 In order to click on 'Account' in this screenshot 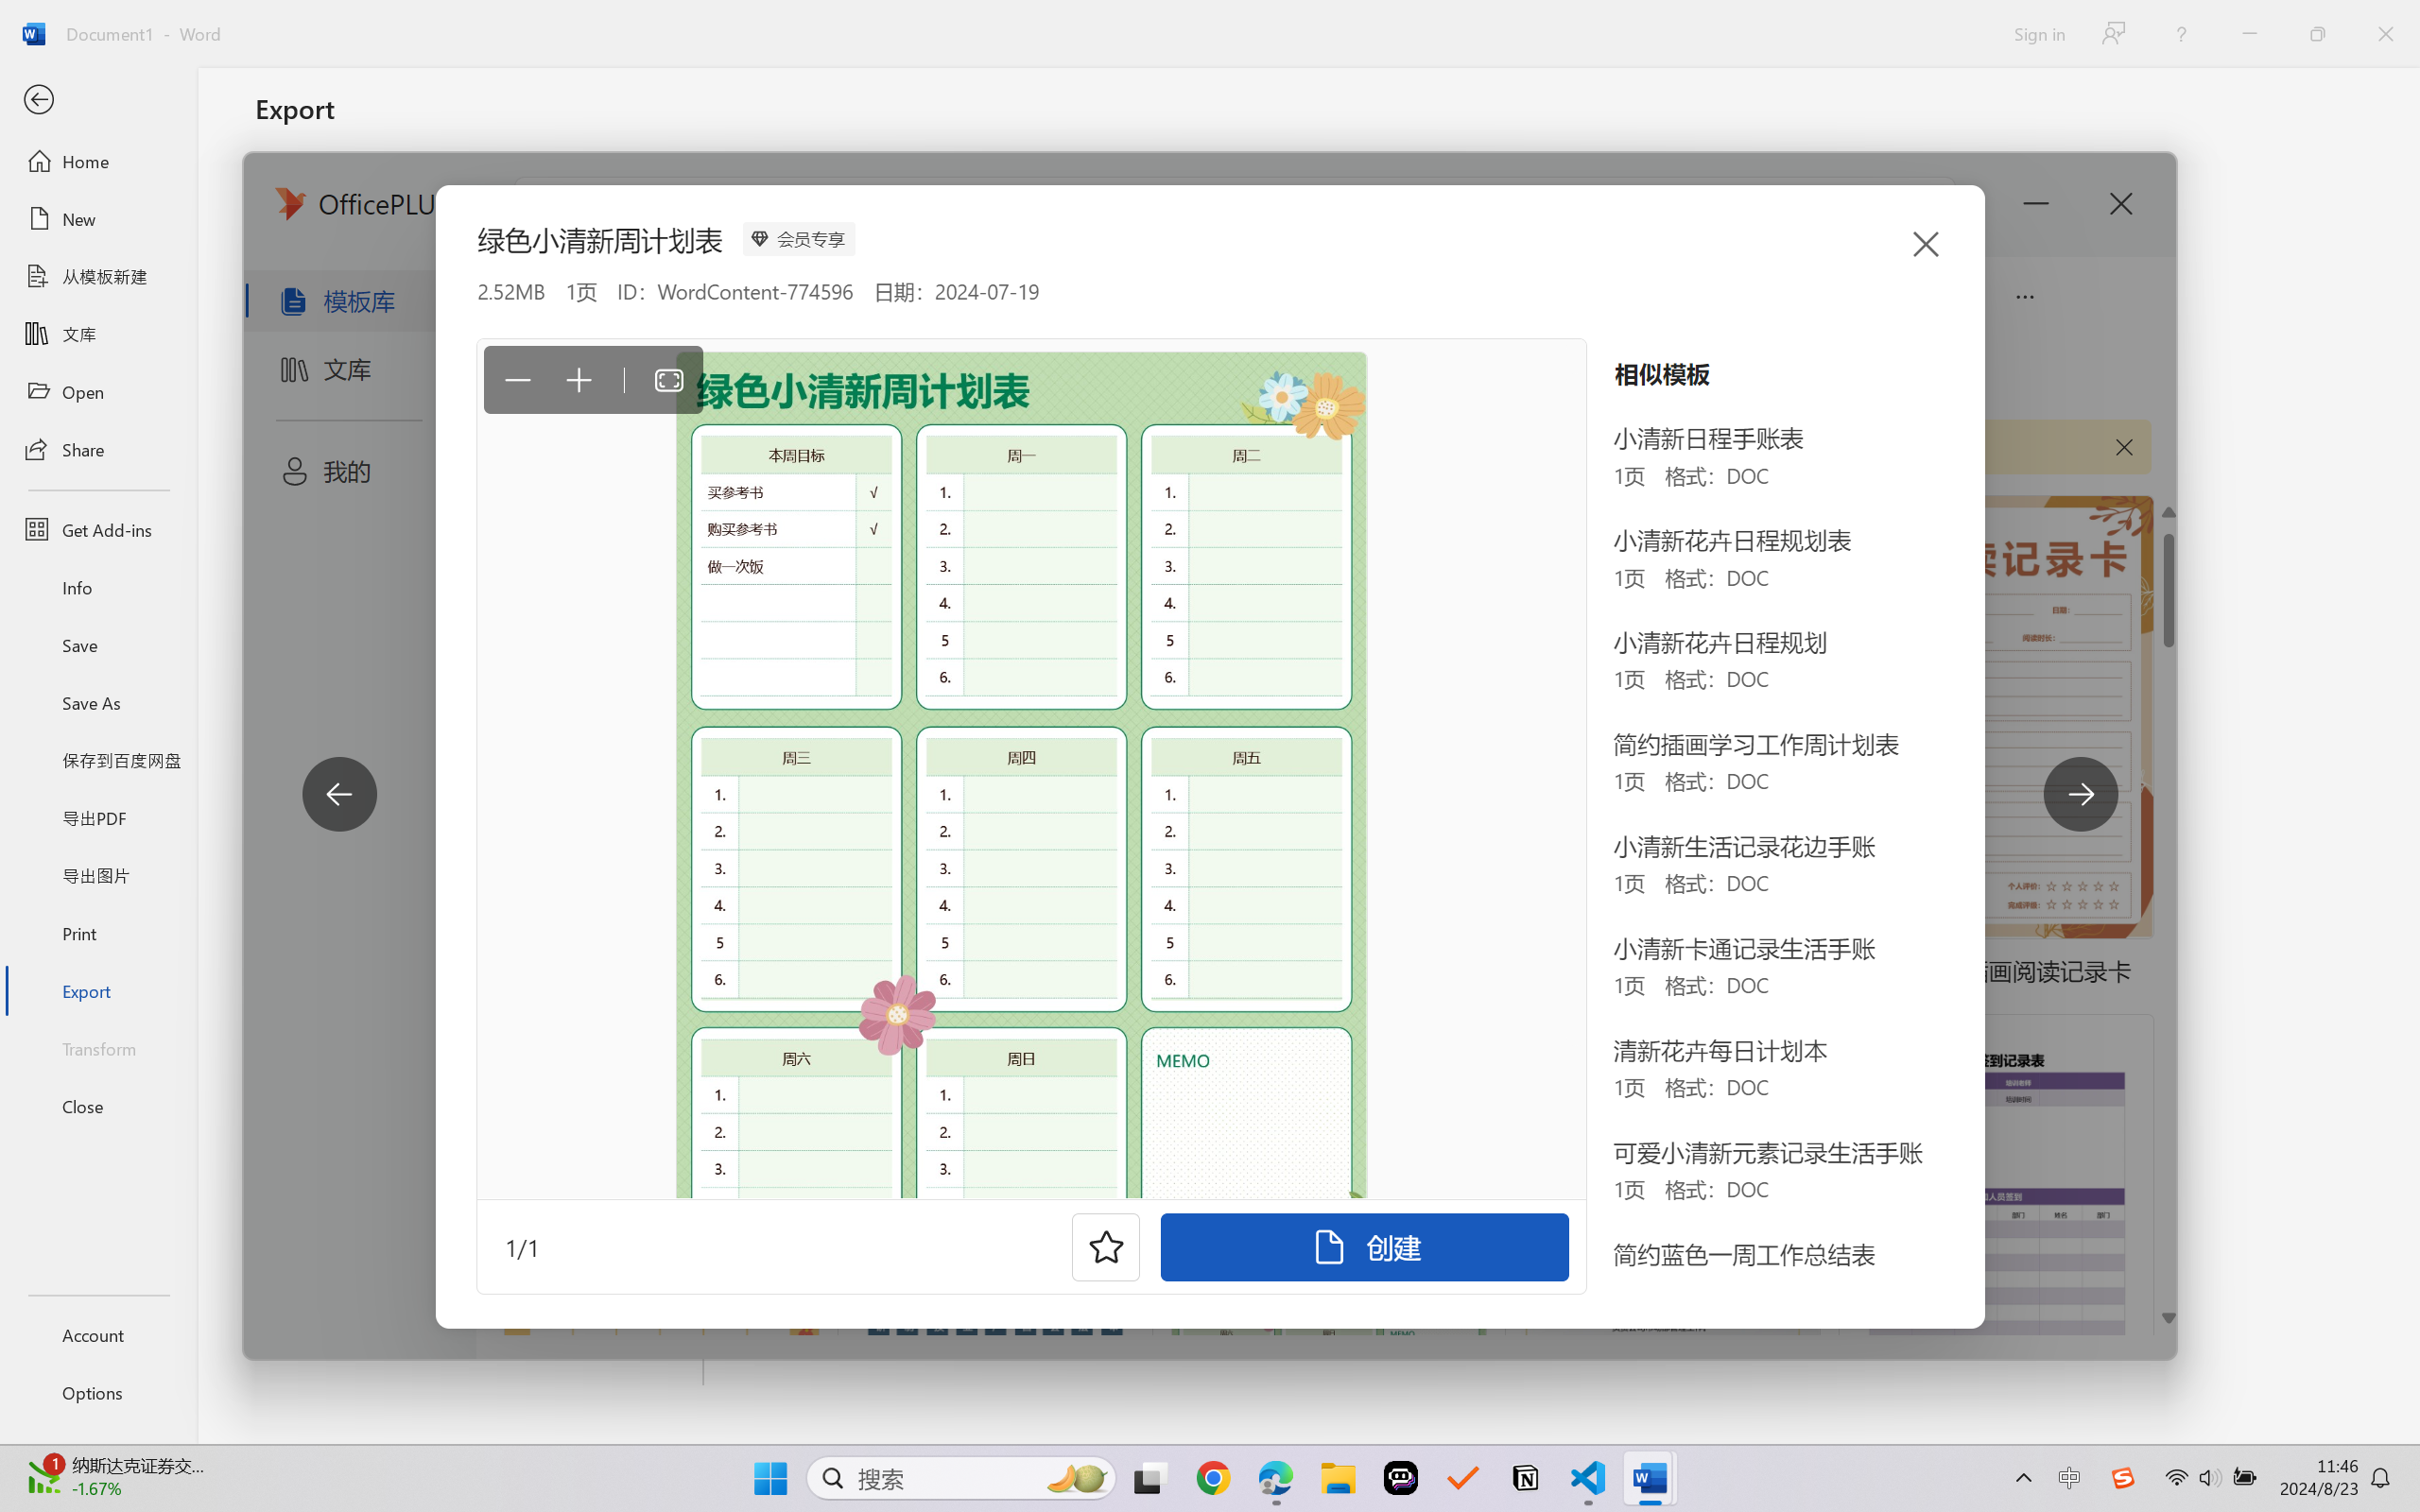, I will do `click(97, 1334)`.